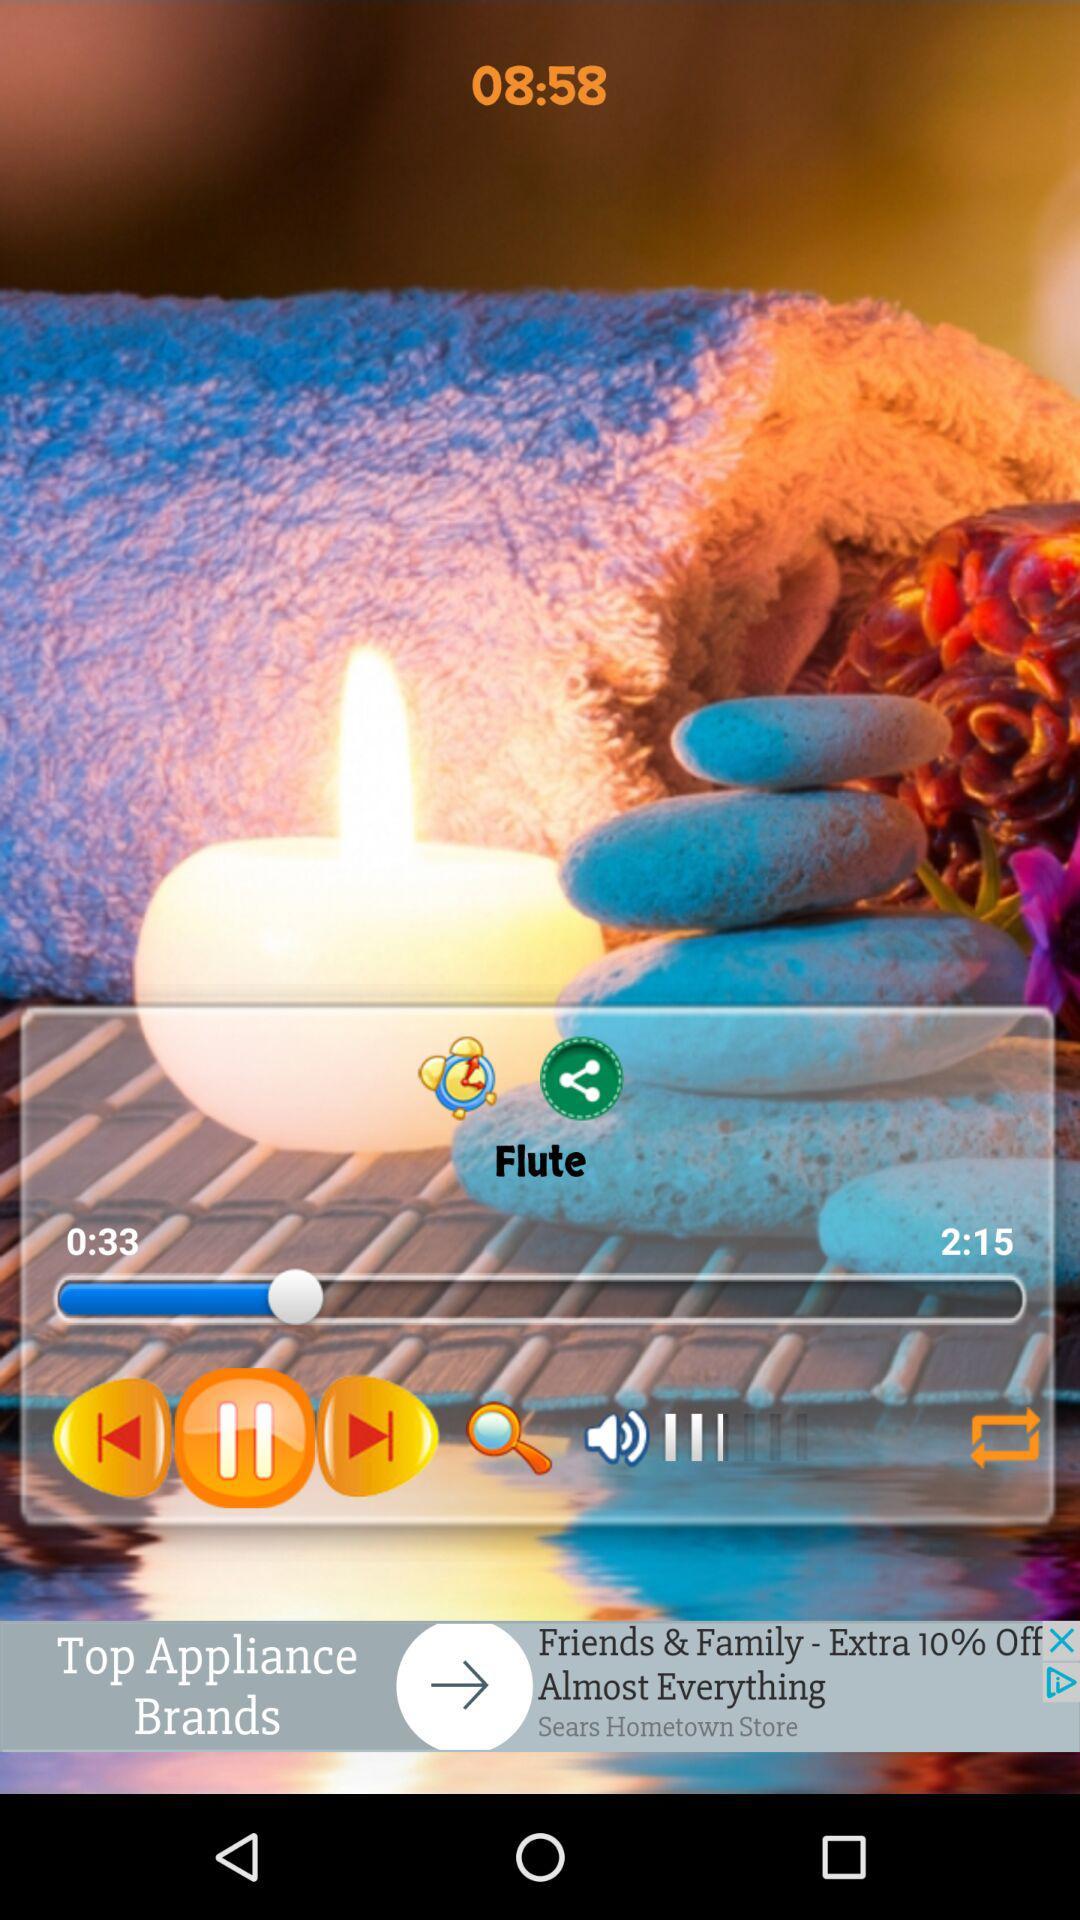 The height and width of the screenshot is (1920, 1080). Describe the element at coordinates (113, 1436) in the screenshot. I see `previous` at that location.